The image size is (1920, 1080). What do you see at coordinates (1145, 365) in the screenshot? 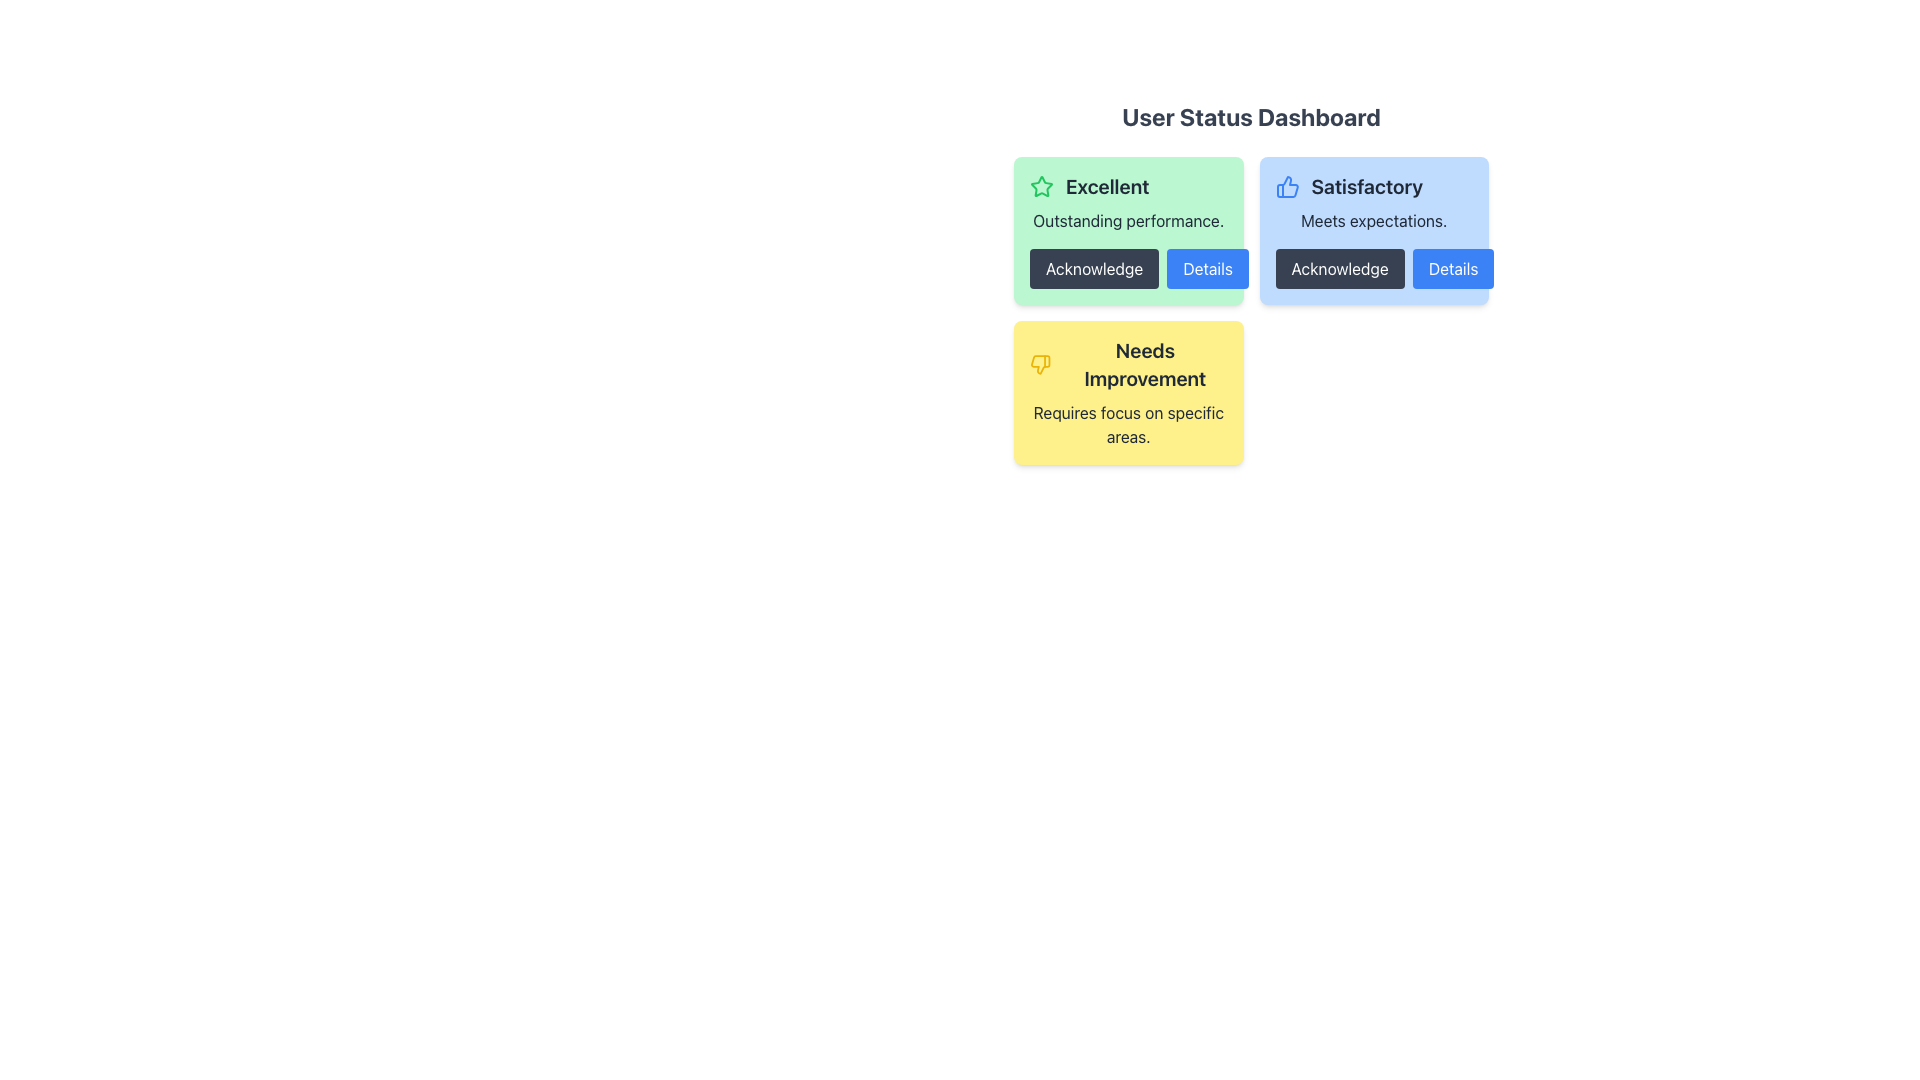
I see `the text block reading 'Needs Improvement' which is styled in bold and large font within a yellow rectangular card` at bounding box center [1145, 365].